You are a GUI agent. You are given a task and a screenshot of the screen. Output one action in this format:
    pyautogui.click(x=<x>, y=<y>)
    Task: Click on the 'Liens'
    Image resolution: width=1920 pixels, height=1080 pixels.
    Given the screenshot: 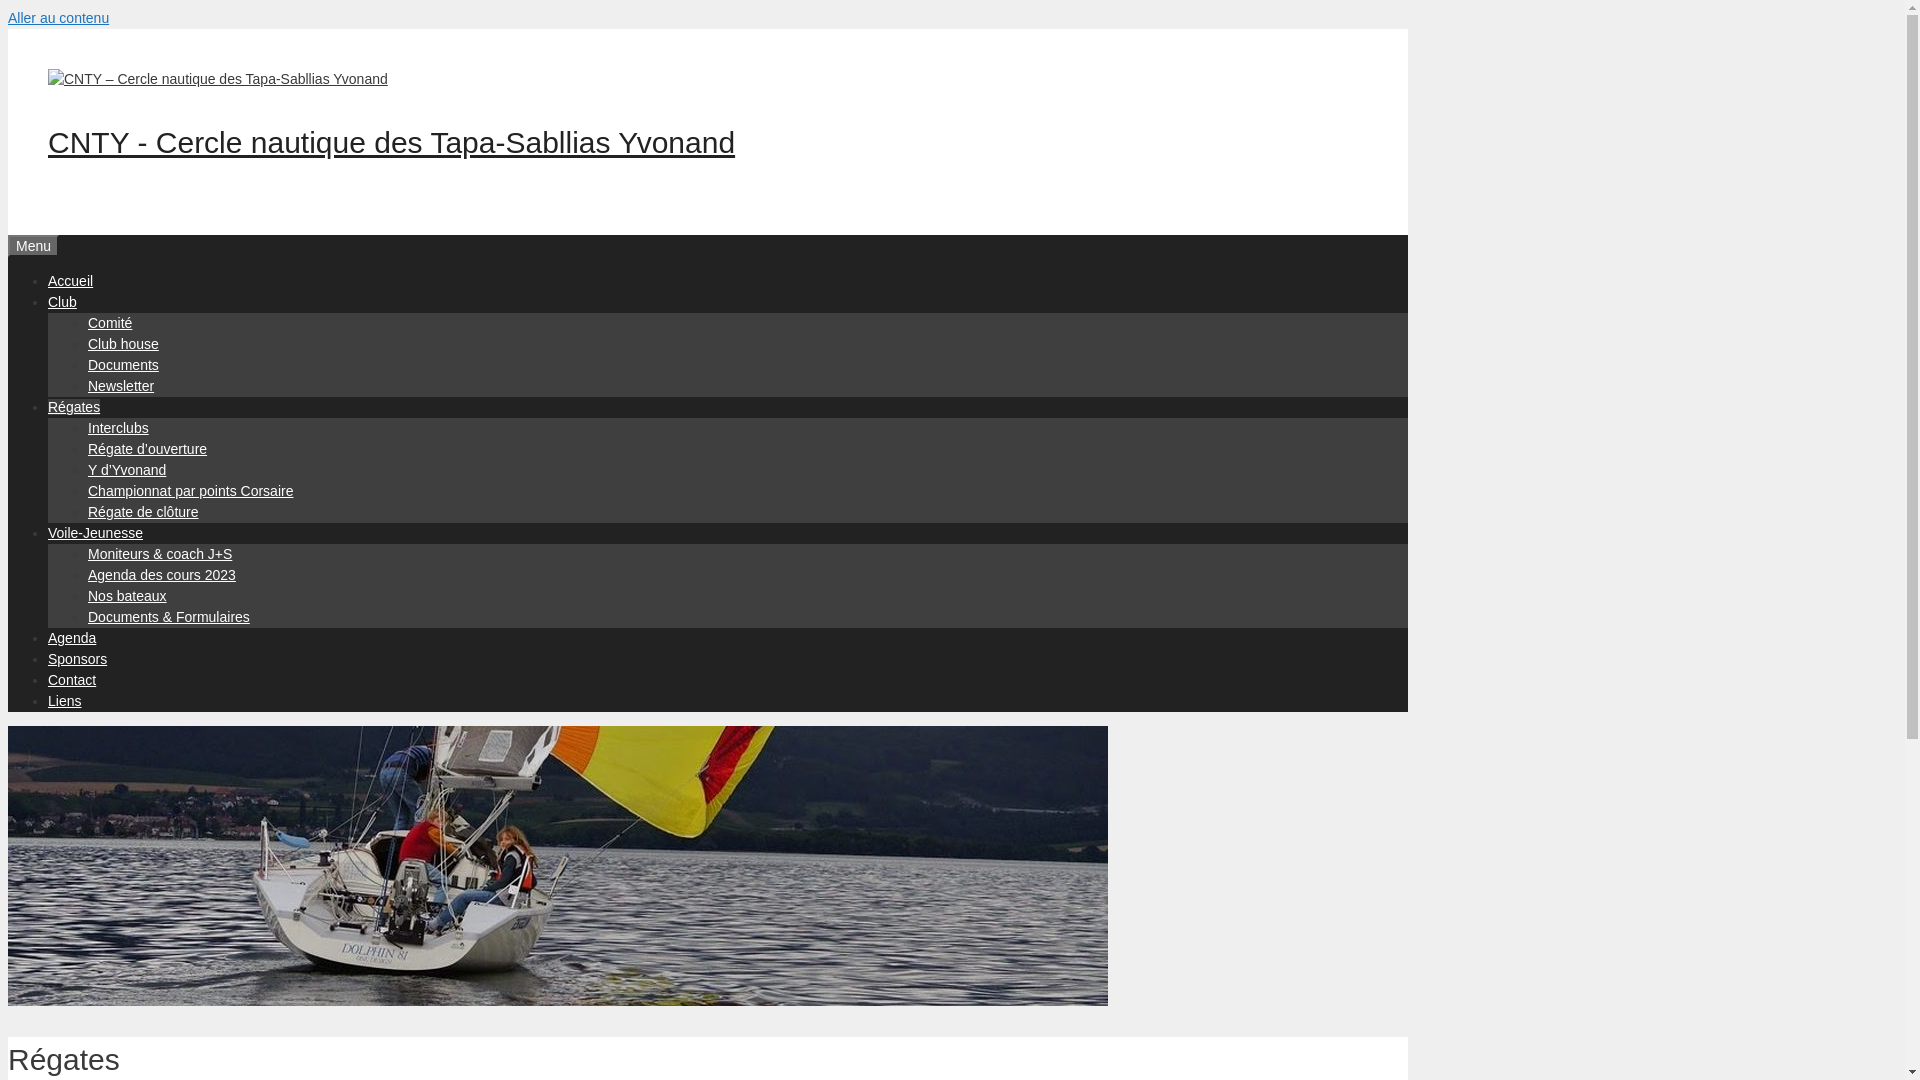 What is the action you would take?
    pyautogui.click(x=64, y=700)
    